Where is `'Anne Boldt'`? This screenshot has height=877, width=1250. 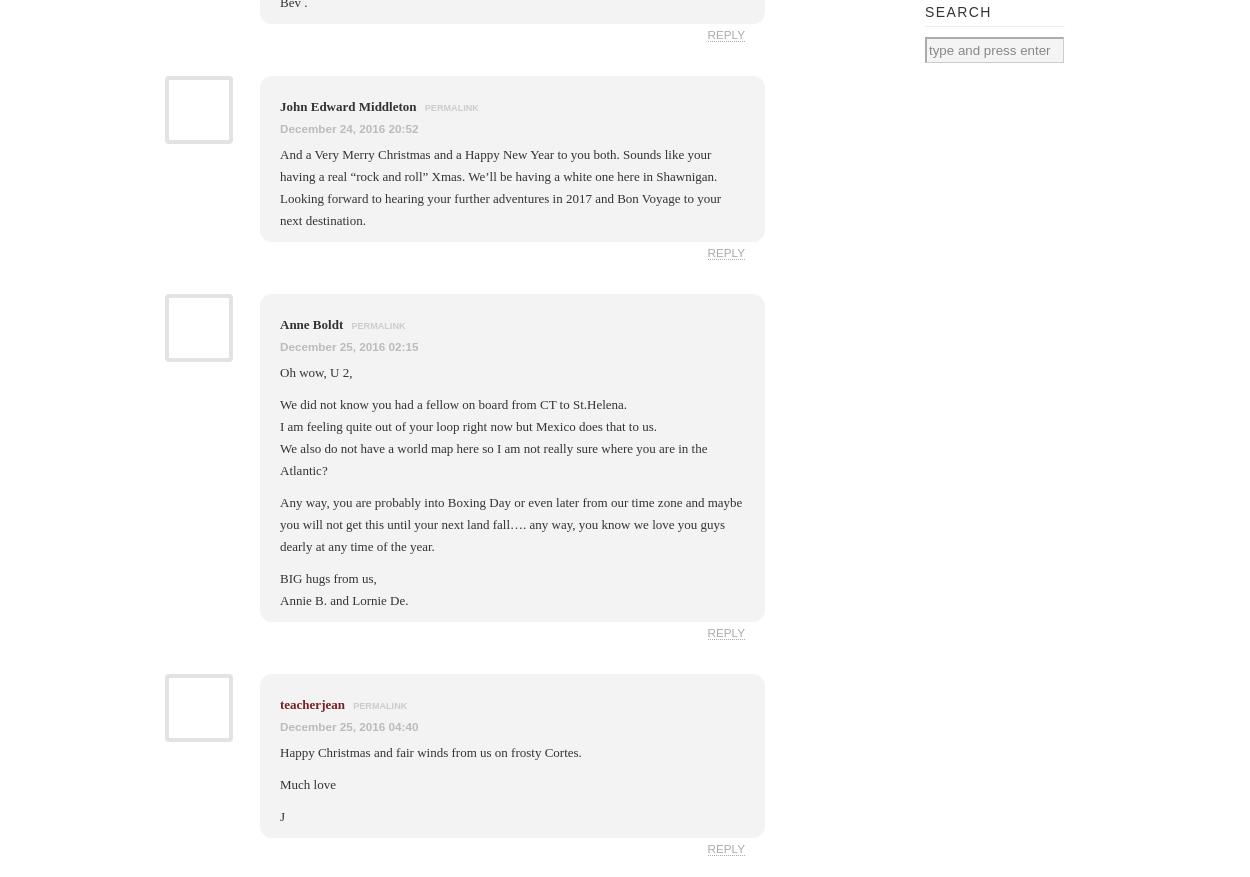 'Anne Boldt' is located at coordinates (312, 323).